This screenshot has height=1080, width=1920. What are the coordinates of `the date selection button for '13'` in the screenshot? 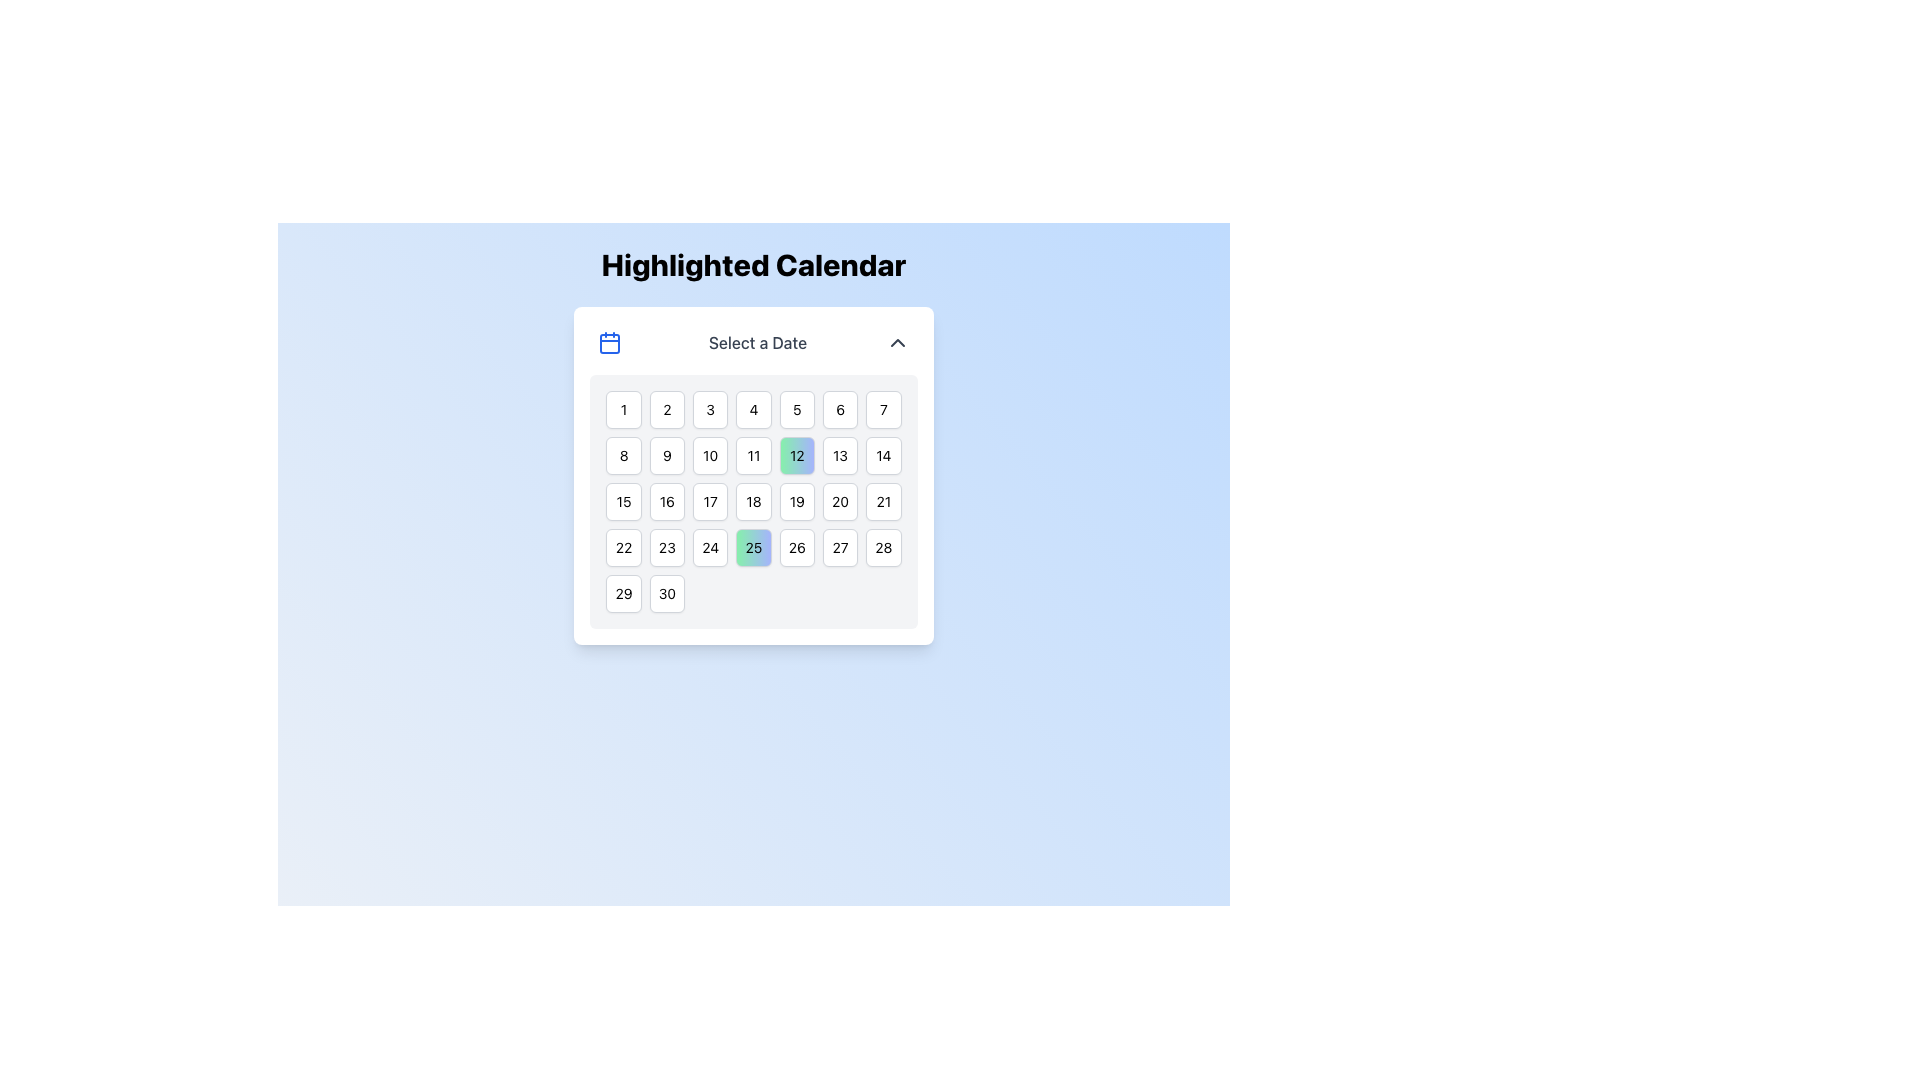 It's located at (840, 455).